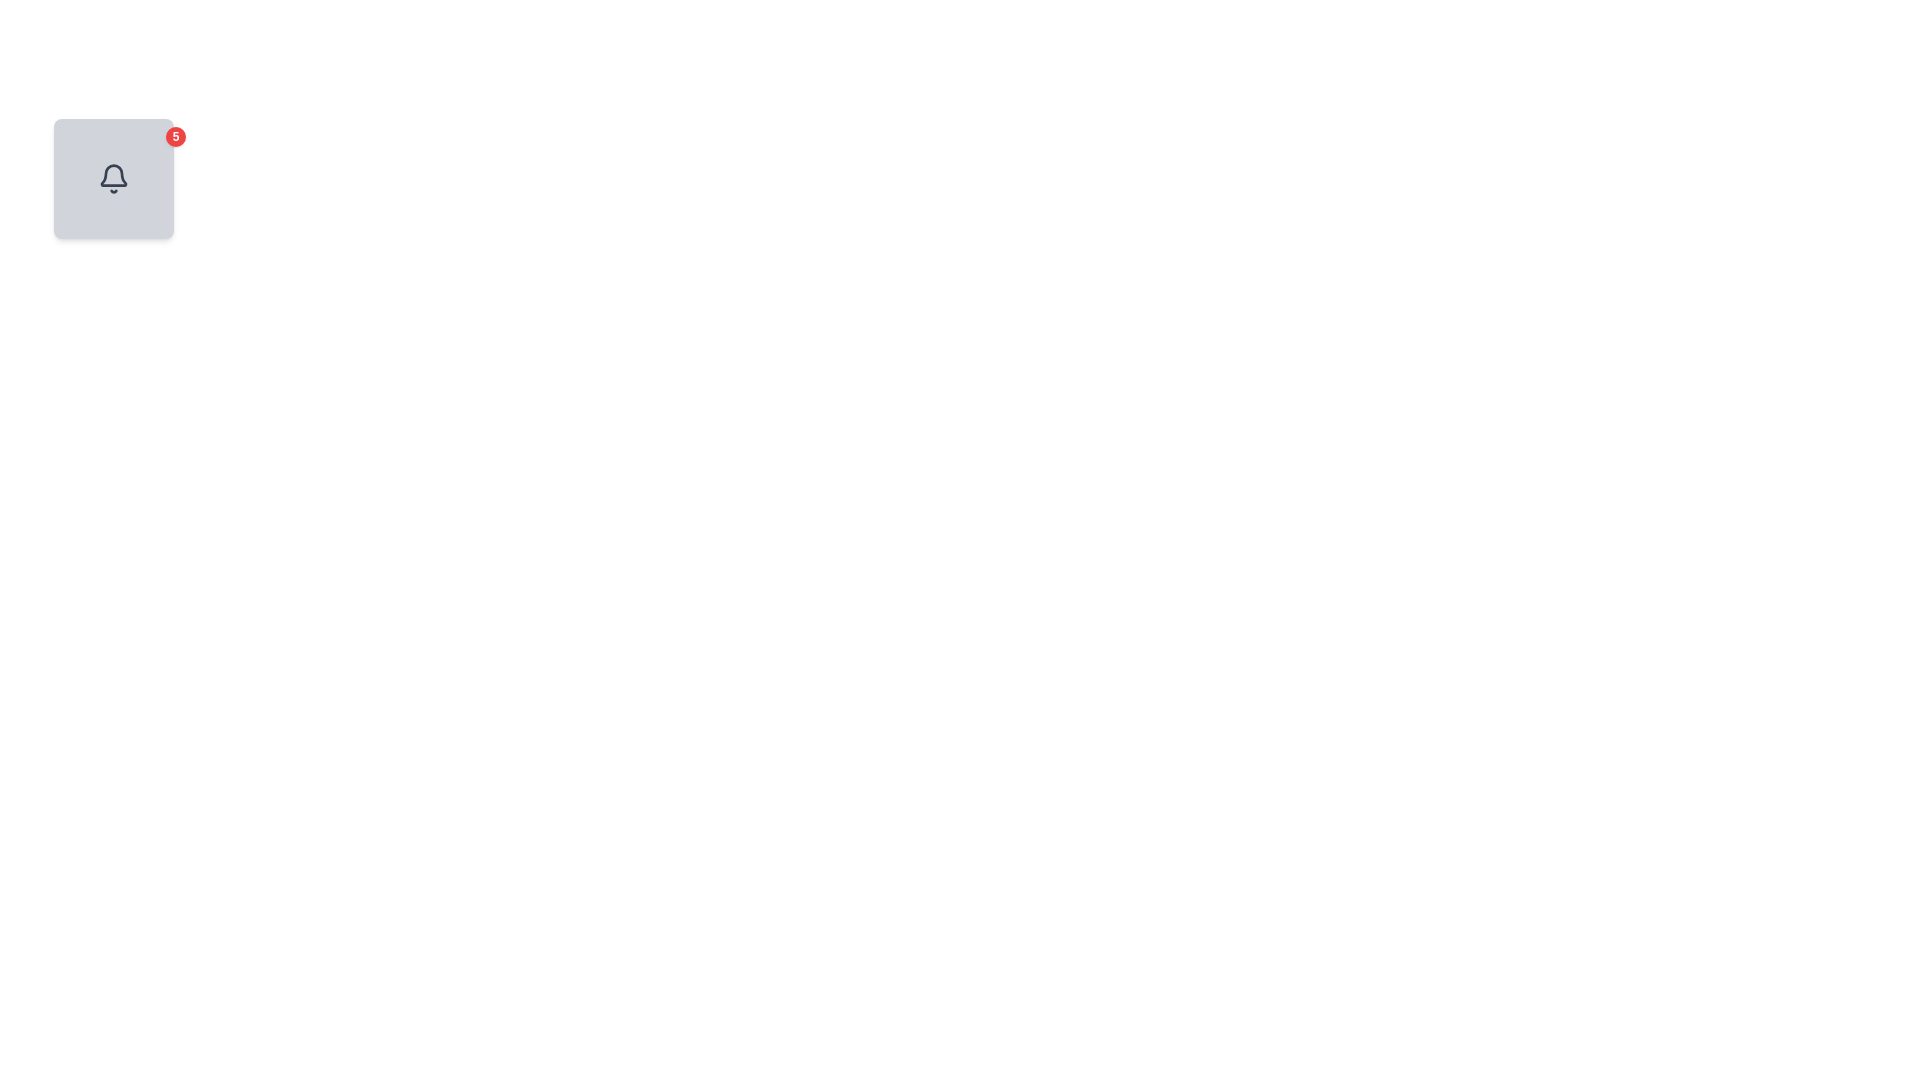 The width and height of the screenshot is (1920, 1080). Describe the element at coordinates (113, 174) in the screenshot. I see `the bell-shaped notification icon, which is the larger bottom portion of the bell structure` at that location.